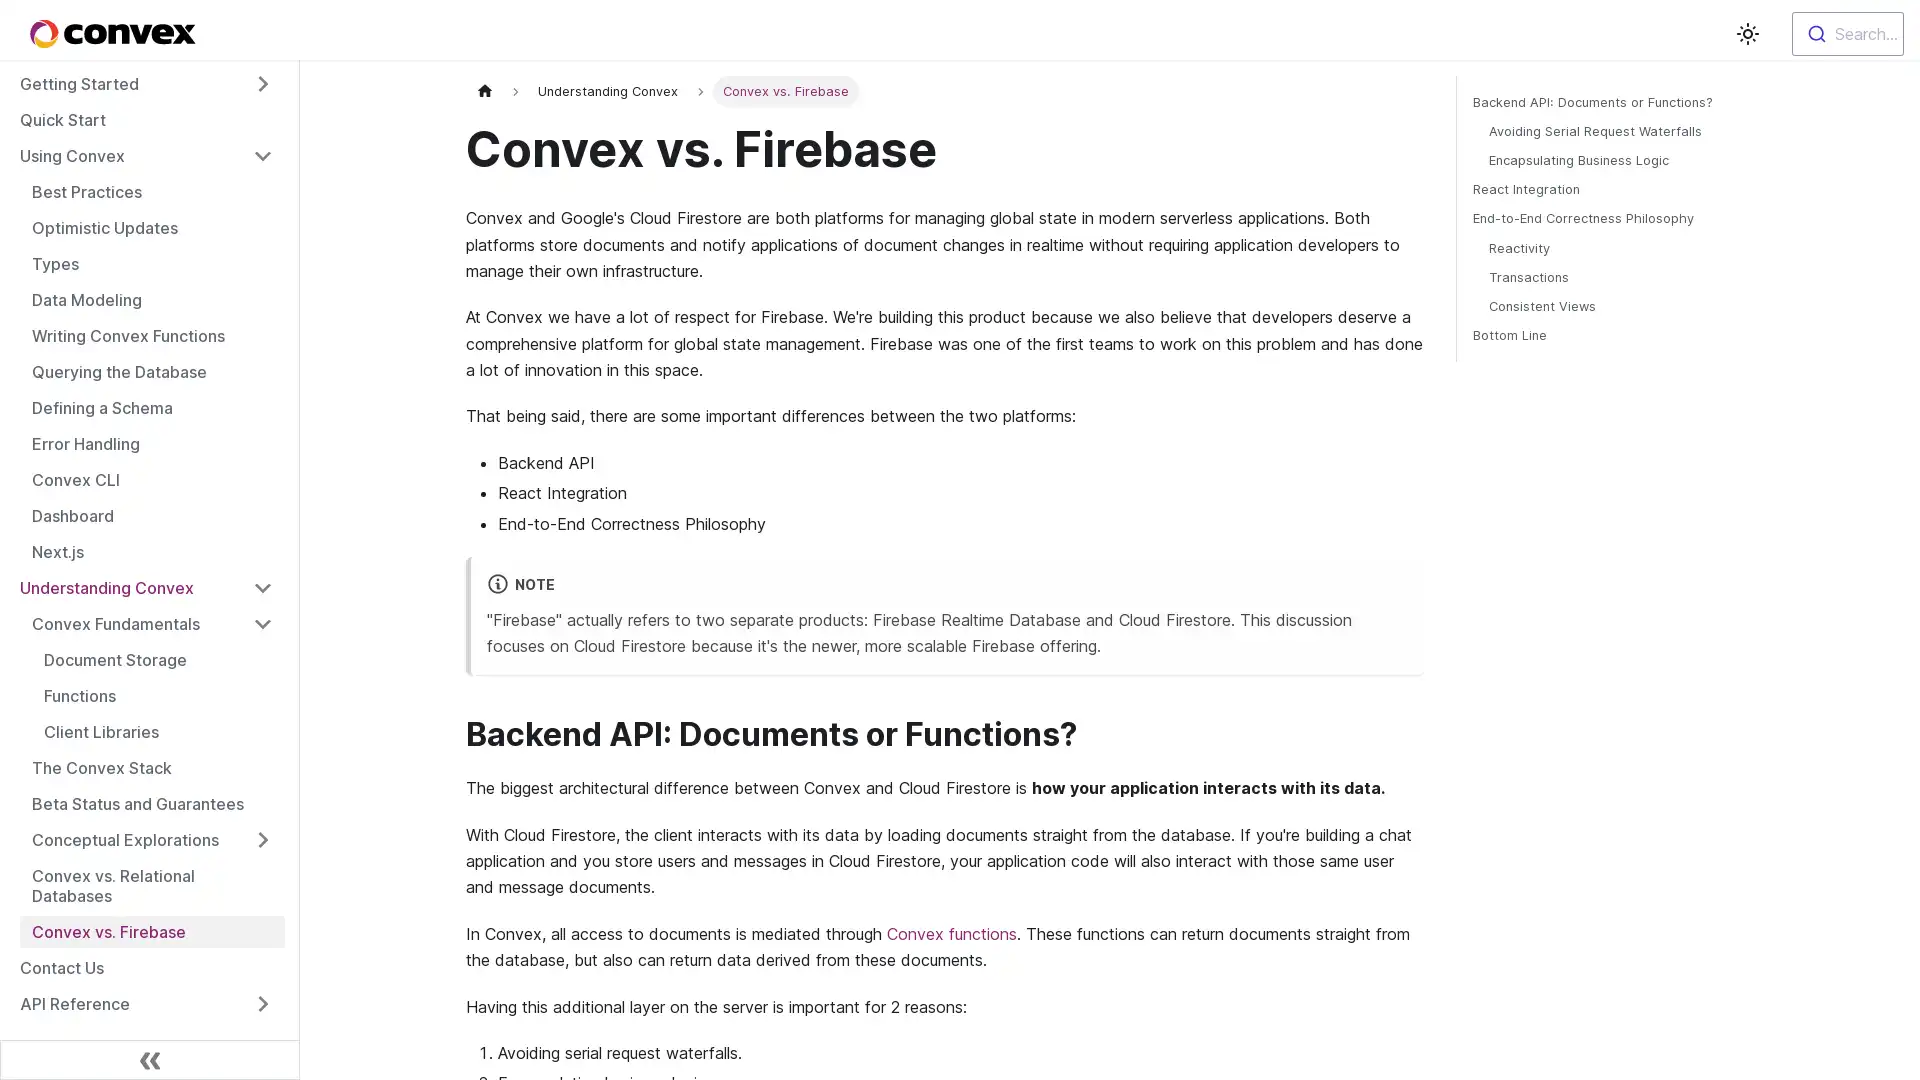  I want to click on Toggle the collapsible sidebar category 'Using Convex', so click(262, 154).